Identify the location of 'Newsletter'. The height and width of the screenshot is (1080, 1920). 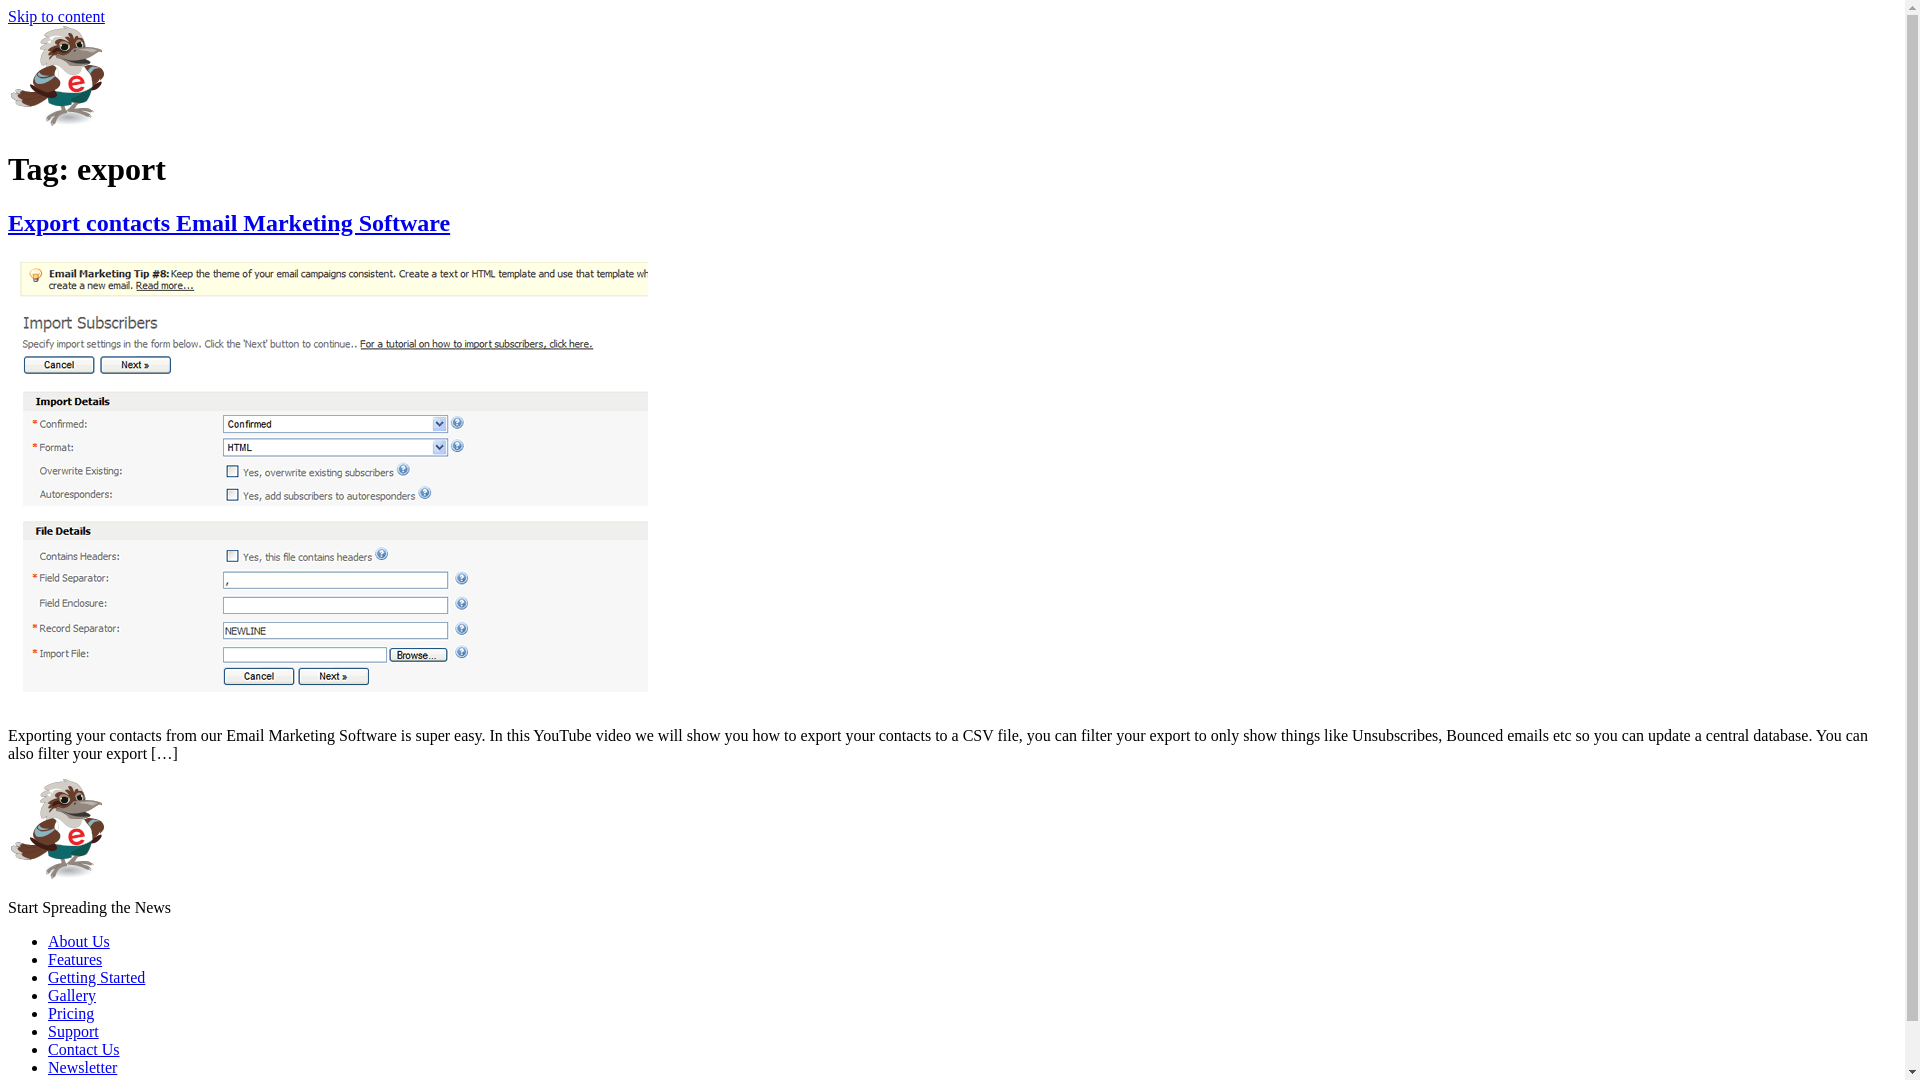
(81, 1066).